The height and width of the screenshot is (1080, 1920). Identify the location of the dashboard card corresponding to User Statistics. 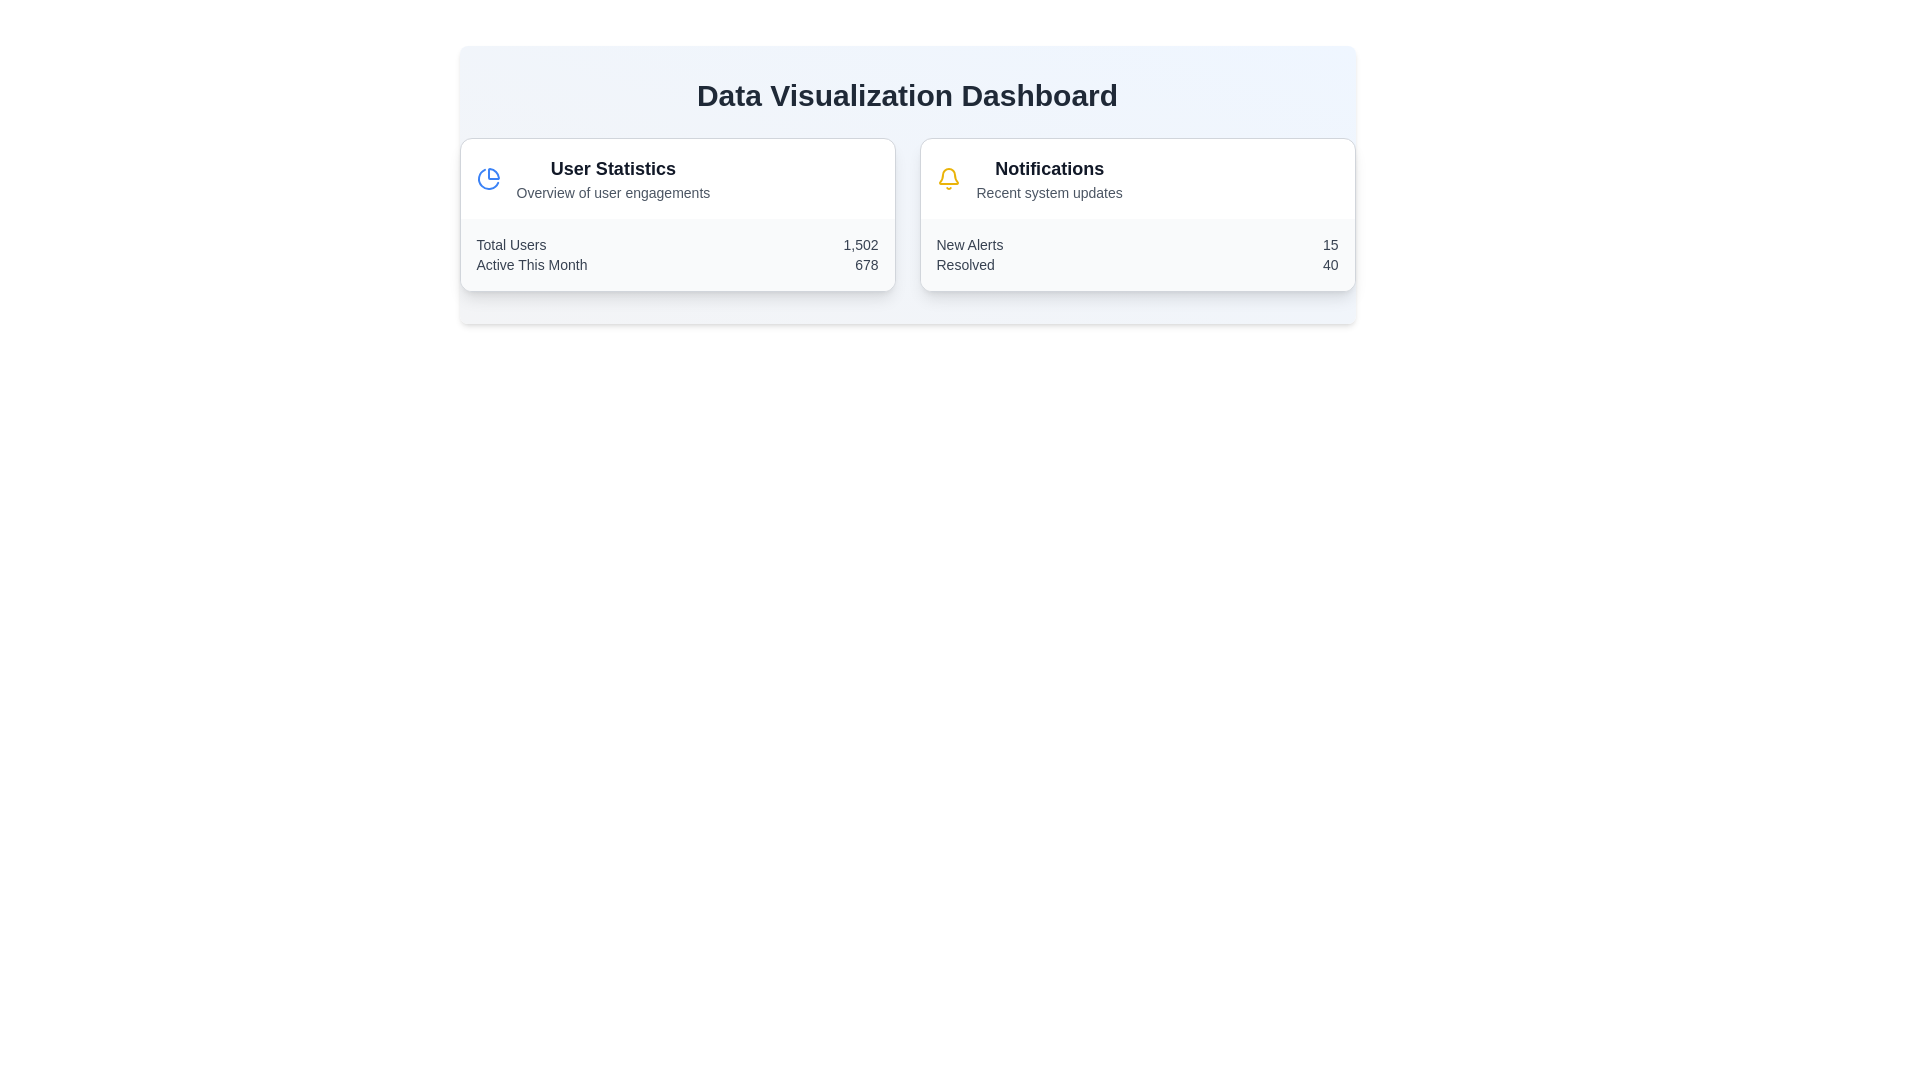
(677, 215).